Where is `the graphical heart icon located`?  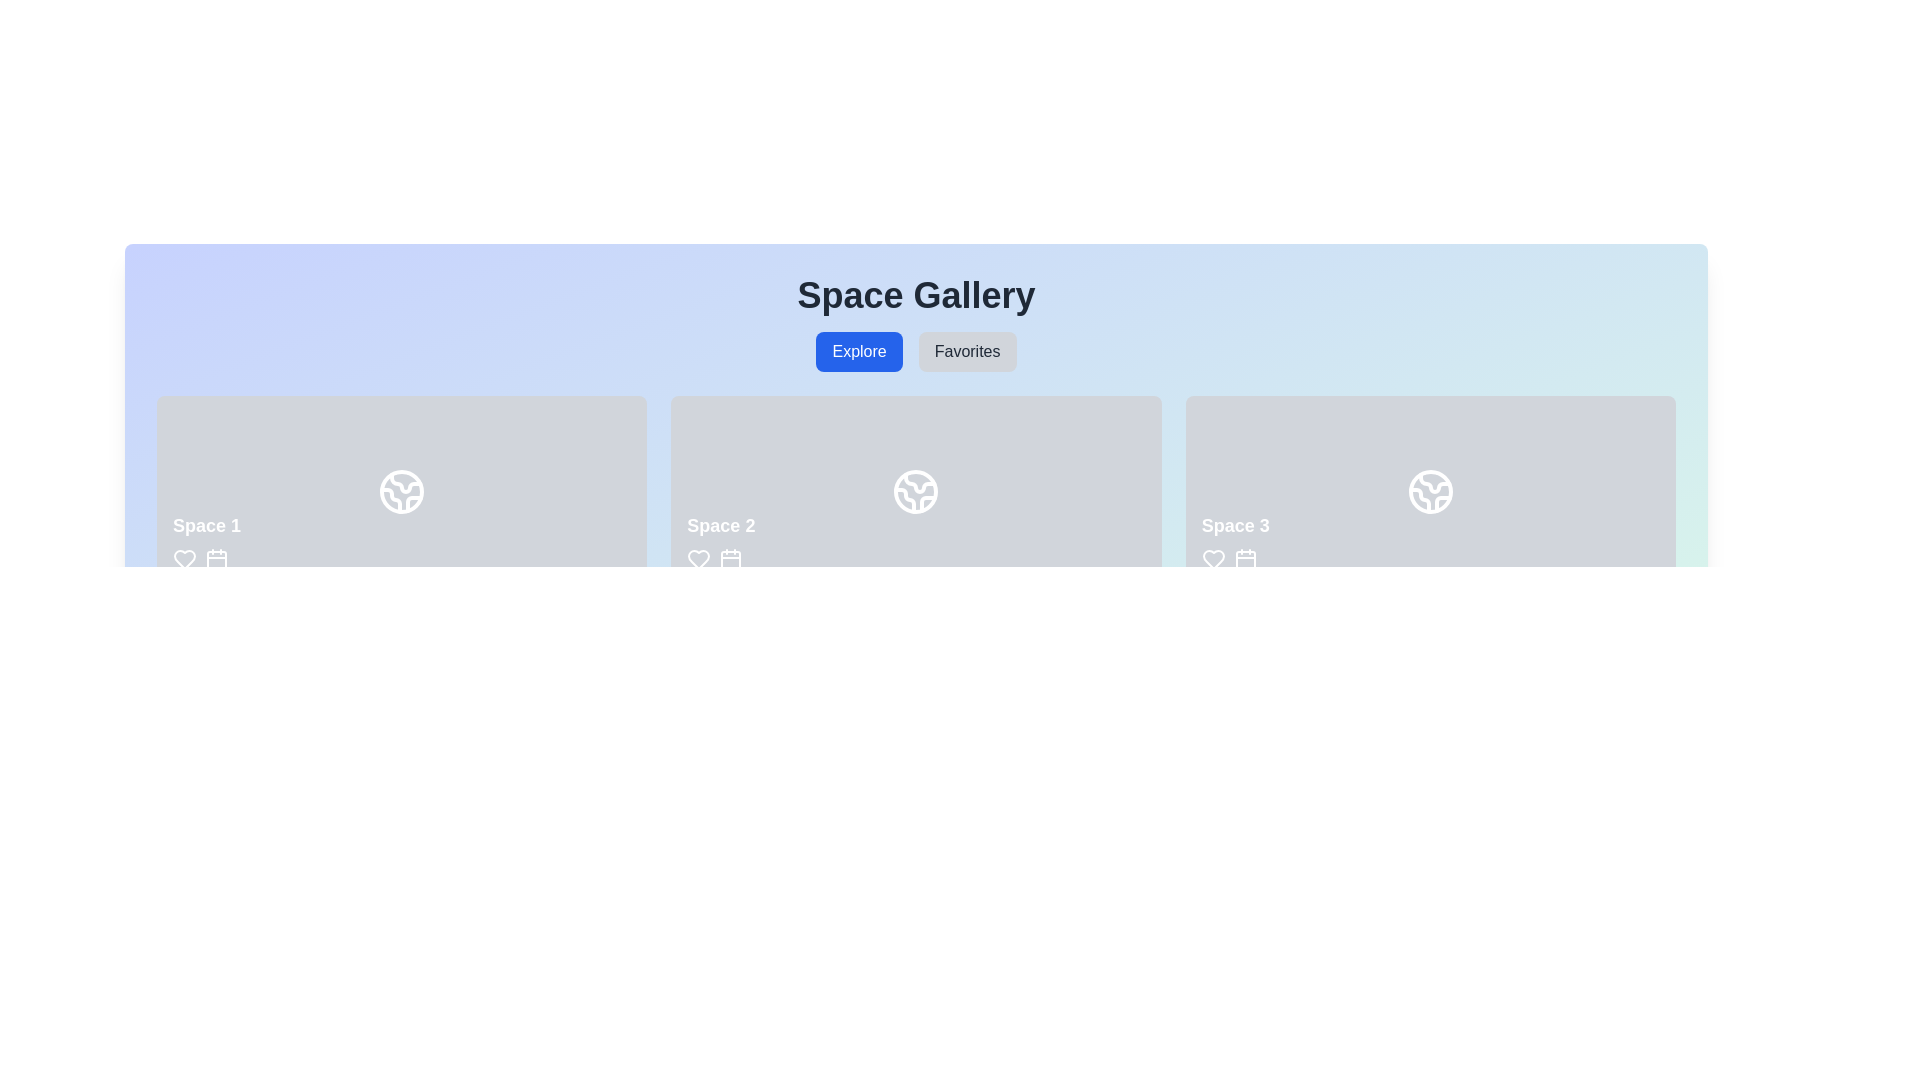
the graphical heart icon located is located at coordinates (699, 559).